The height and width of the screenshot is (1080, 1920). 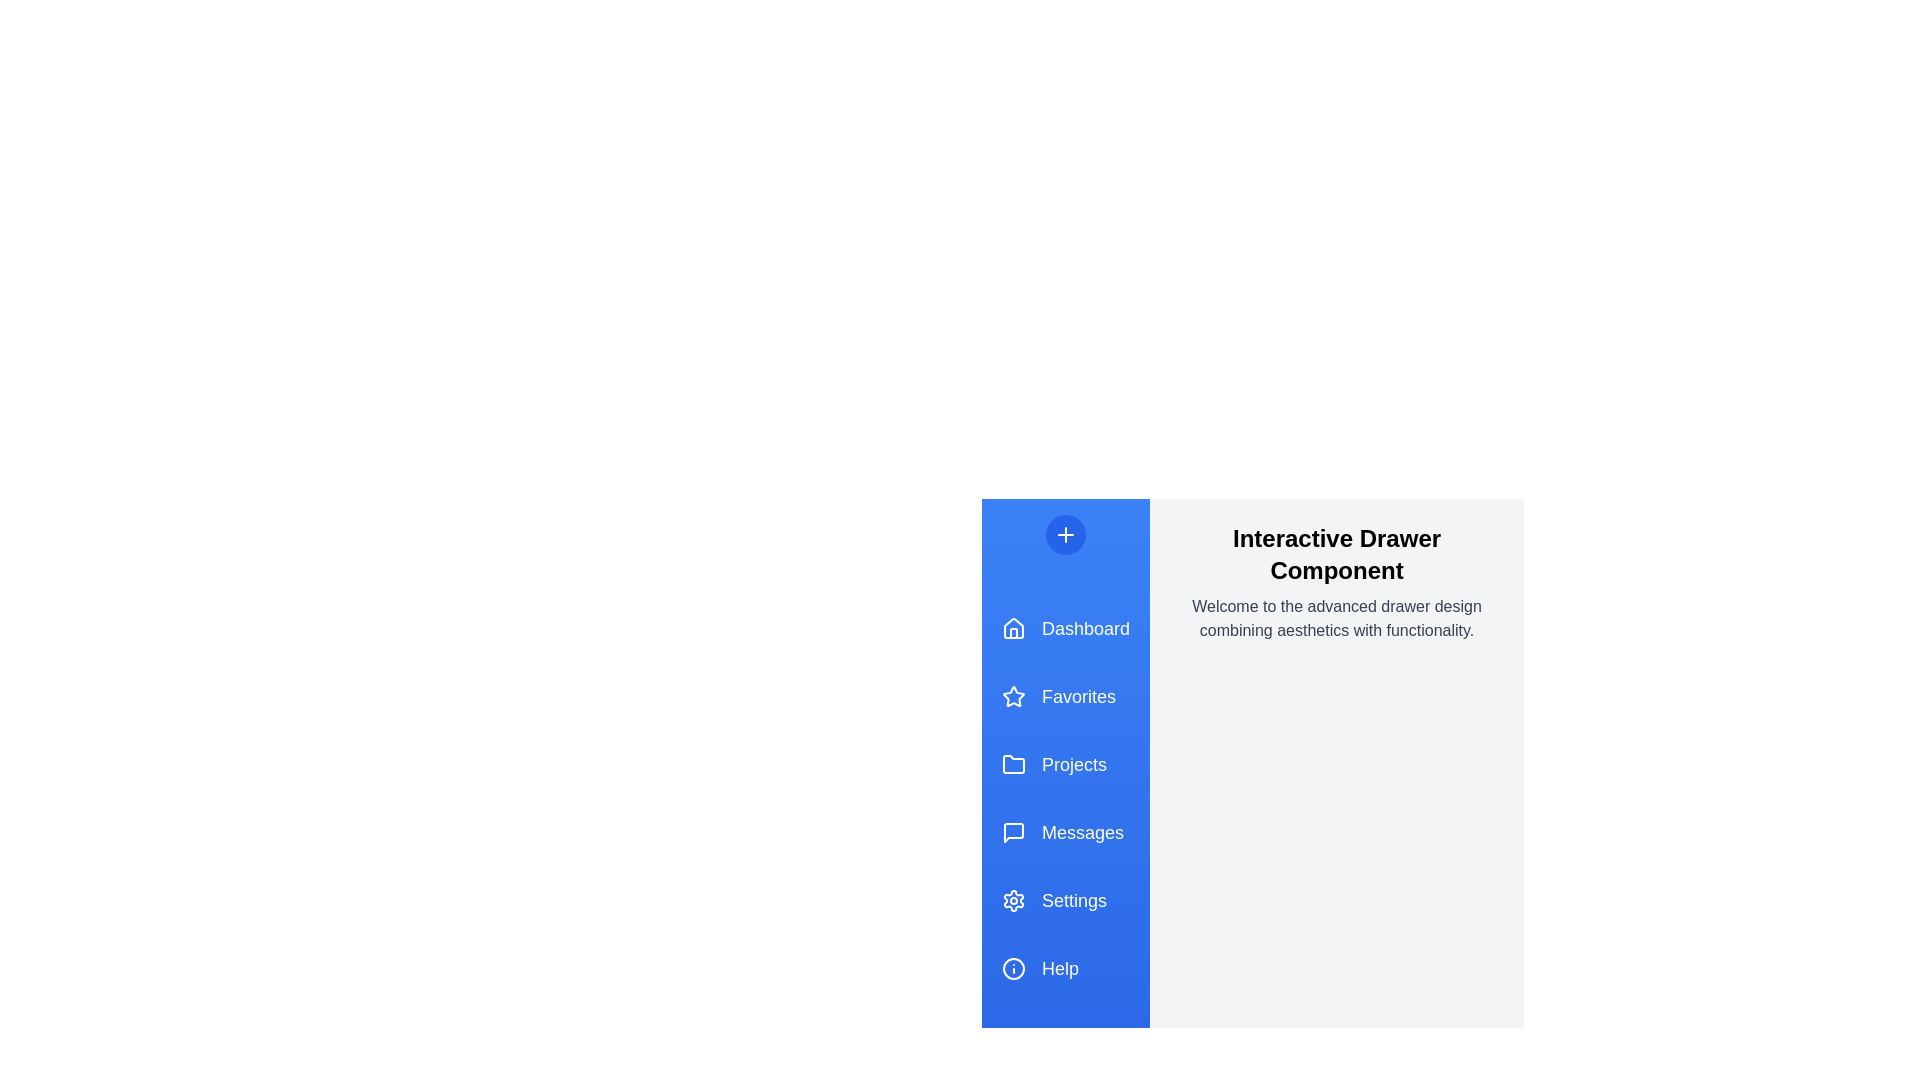 What do you see at coordinates (1064, 696) in the screenshot?
I see `the menu item Favorites in the drawer` at bounding box center [1064, 696].